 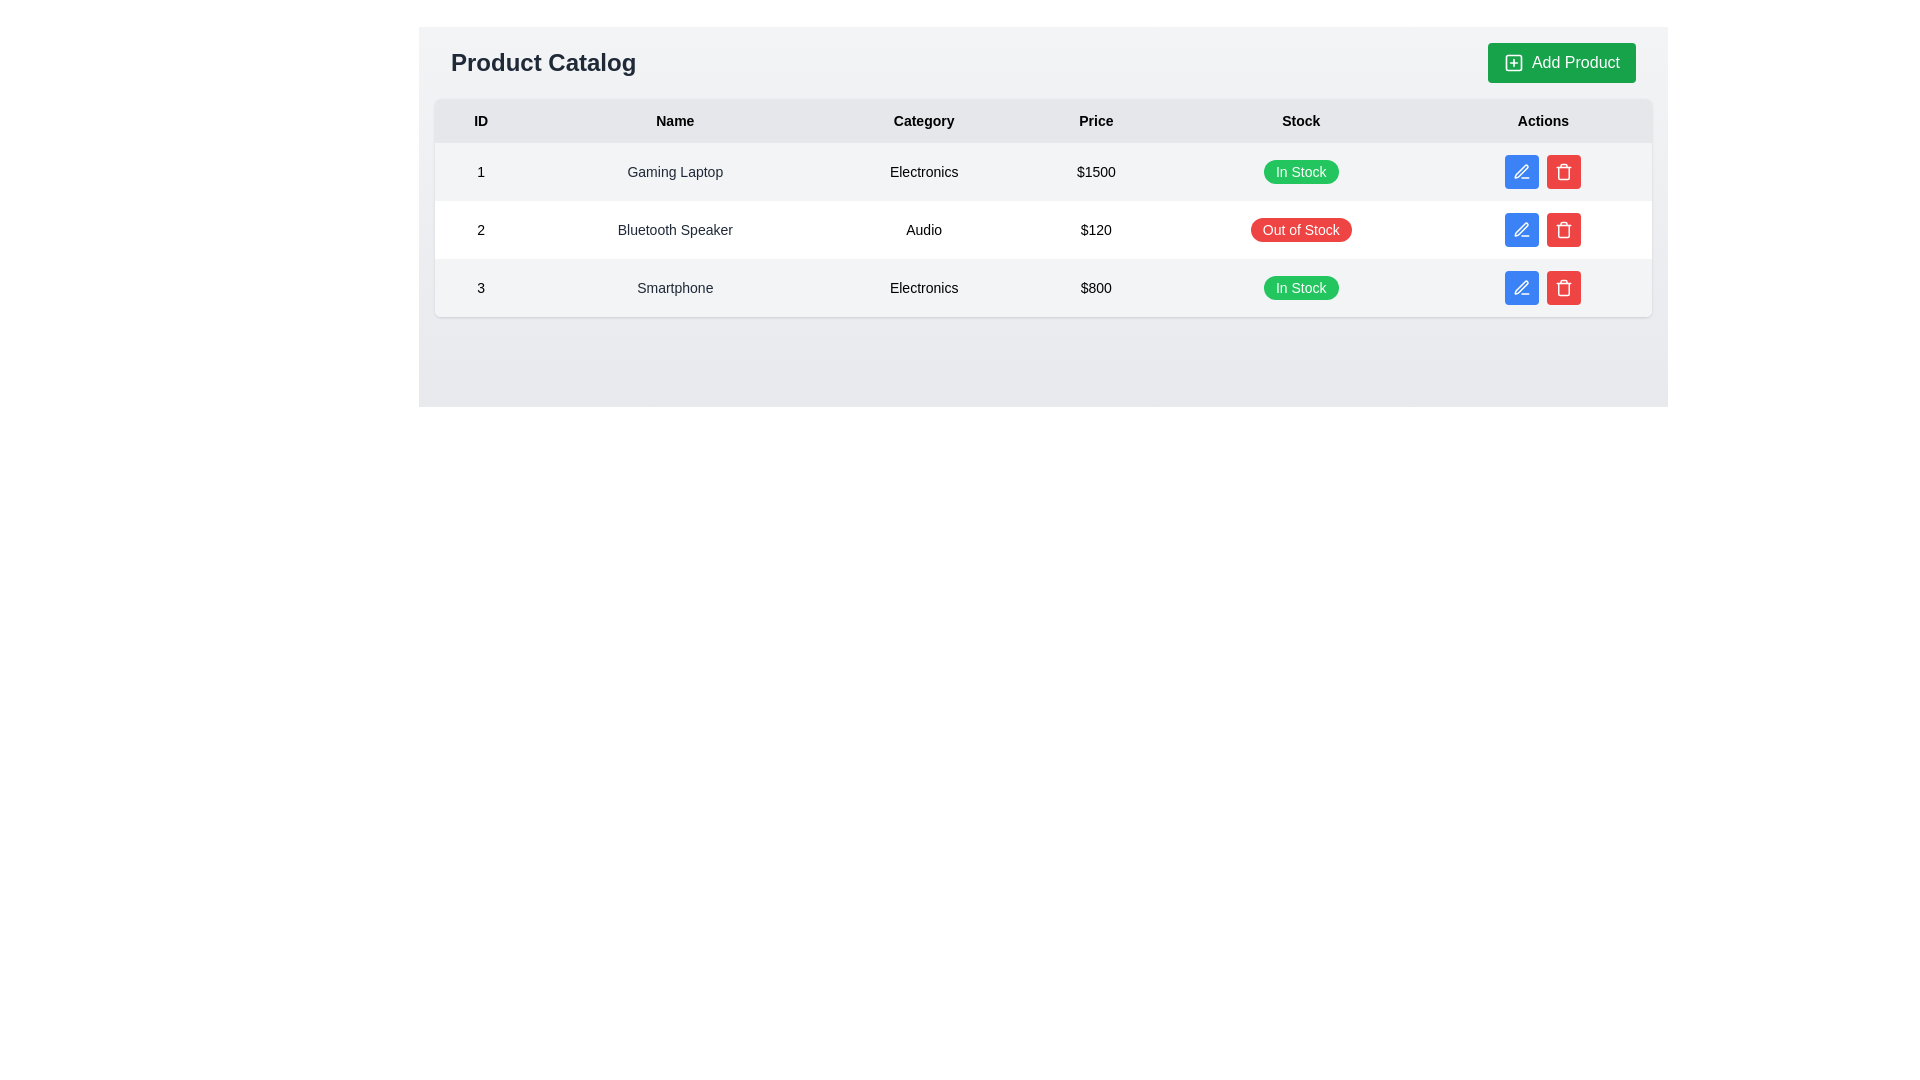 I want to click on the leftmost blue pen icon button in the 'Actions' column of the second row, so click(x=1521, y=171).